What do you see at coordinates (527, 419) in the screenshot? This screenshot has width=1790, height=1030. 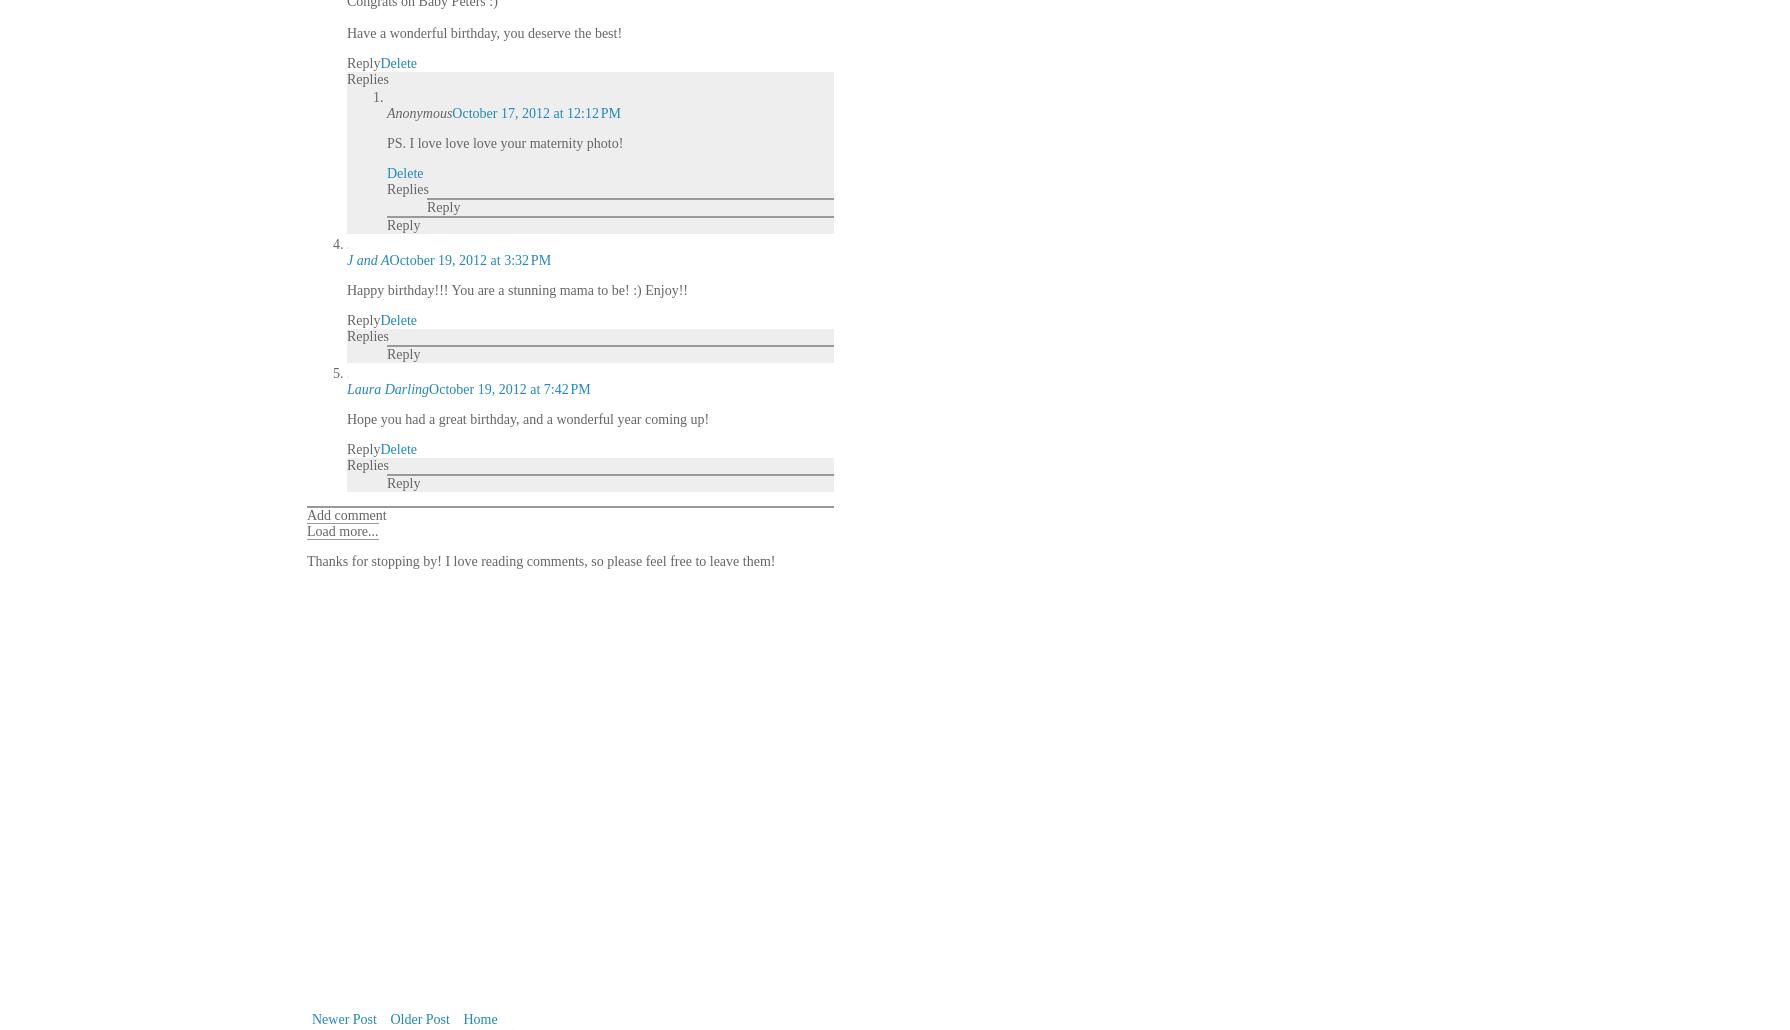 I see `'Hope you had a great birthday, and a wonderful year coming up!'` at bounding box center [527, 419].